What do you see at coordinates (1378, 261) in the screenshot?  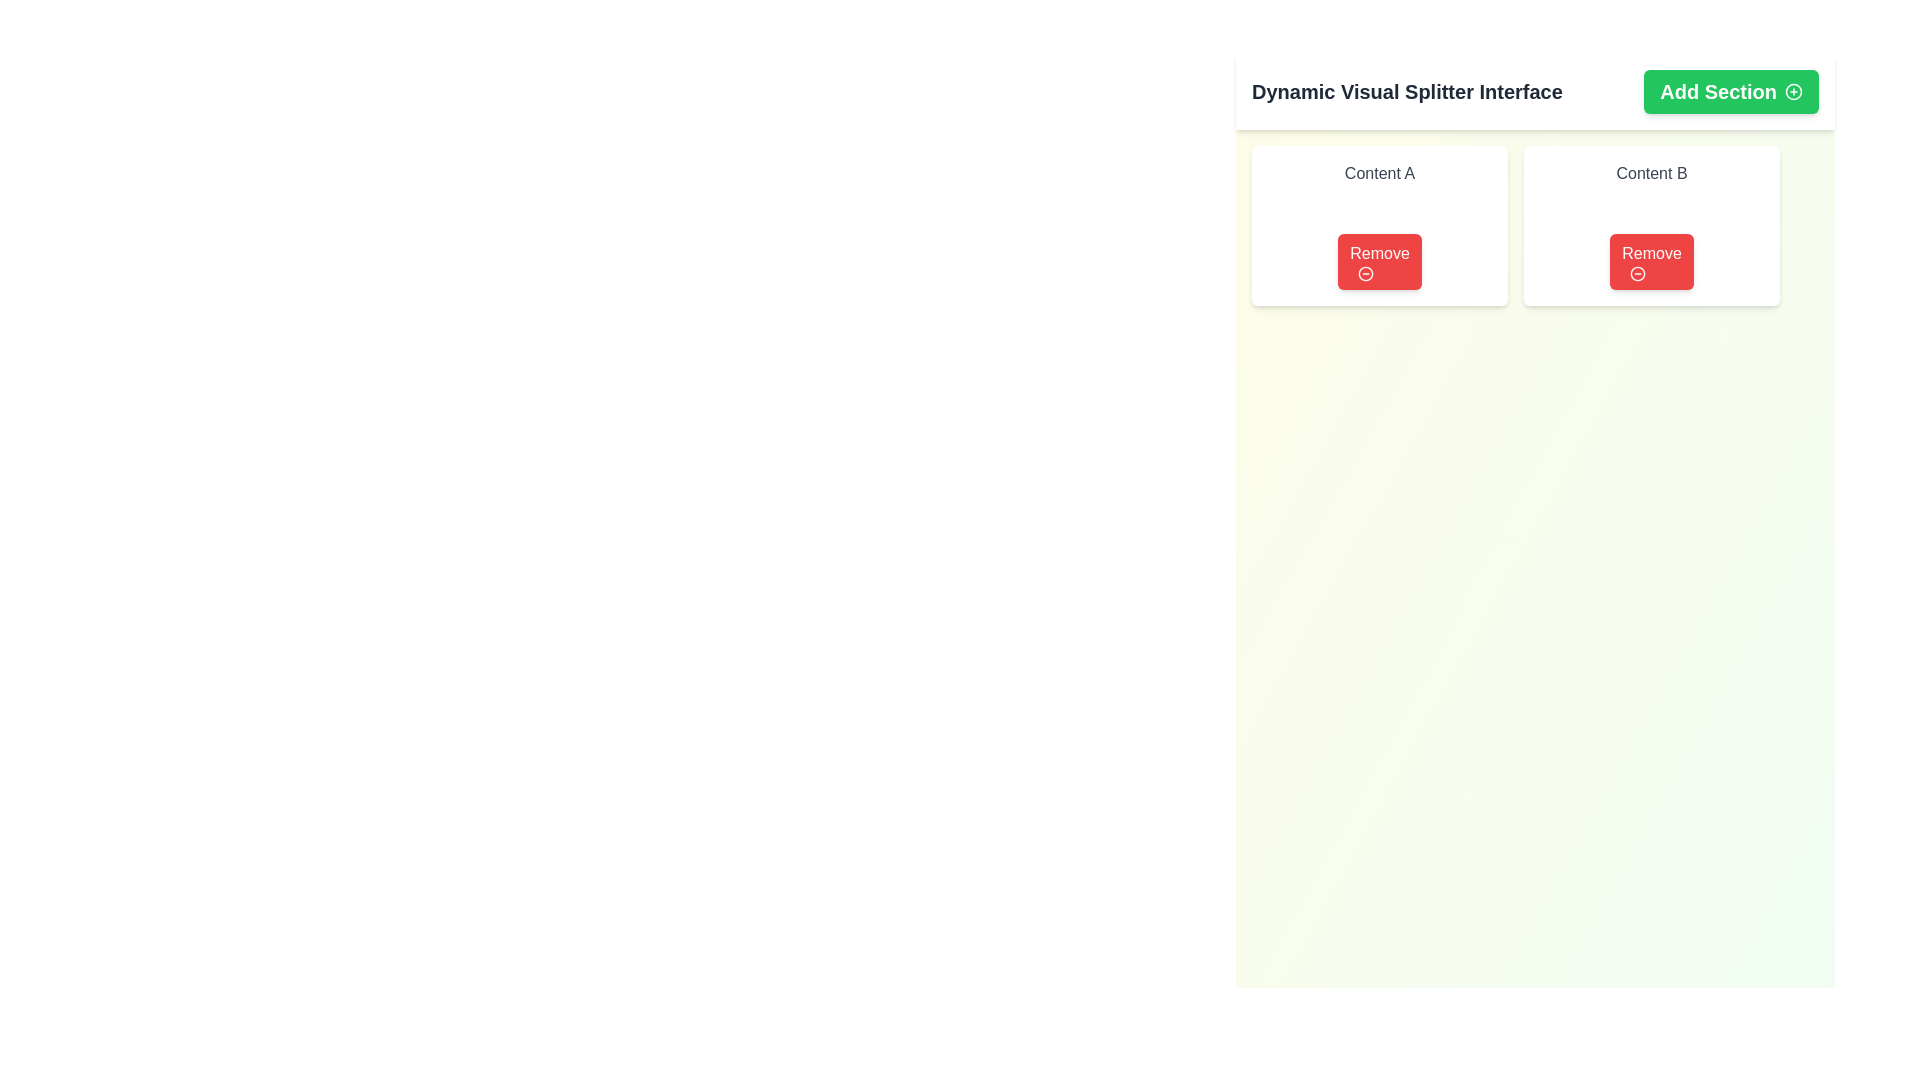 I see `the left 'Remove' button associated with 'Content A'` at bounding box center [1378, 261].